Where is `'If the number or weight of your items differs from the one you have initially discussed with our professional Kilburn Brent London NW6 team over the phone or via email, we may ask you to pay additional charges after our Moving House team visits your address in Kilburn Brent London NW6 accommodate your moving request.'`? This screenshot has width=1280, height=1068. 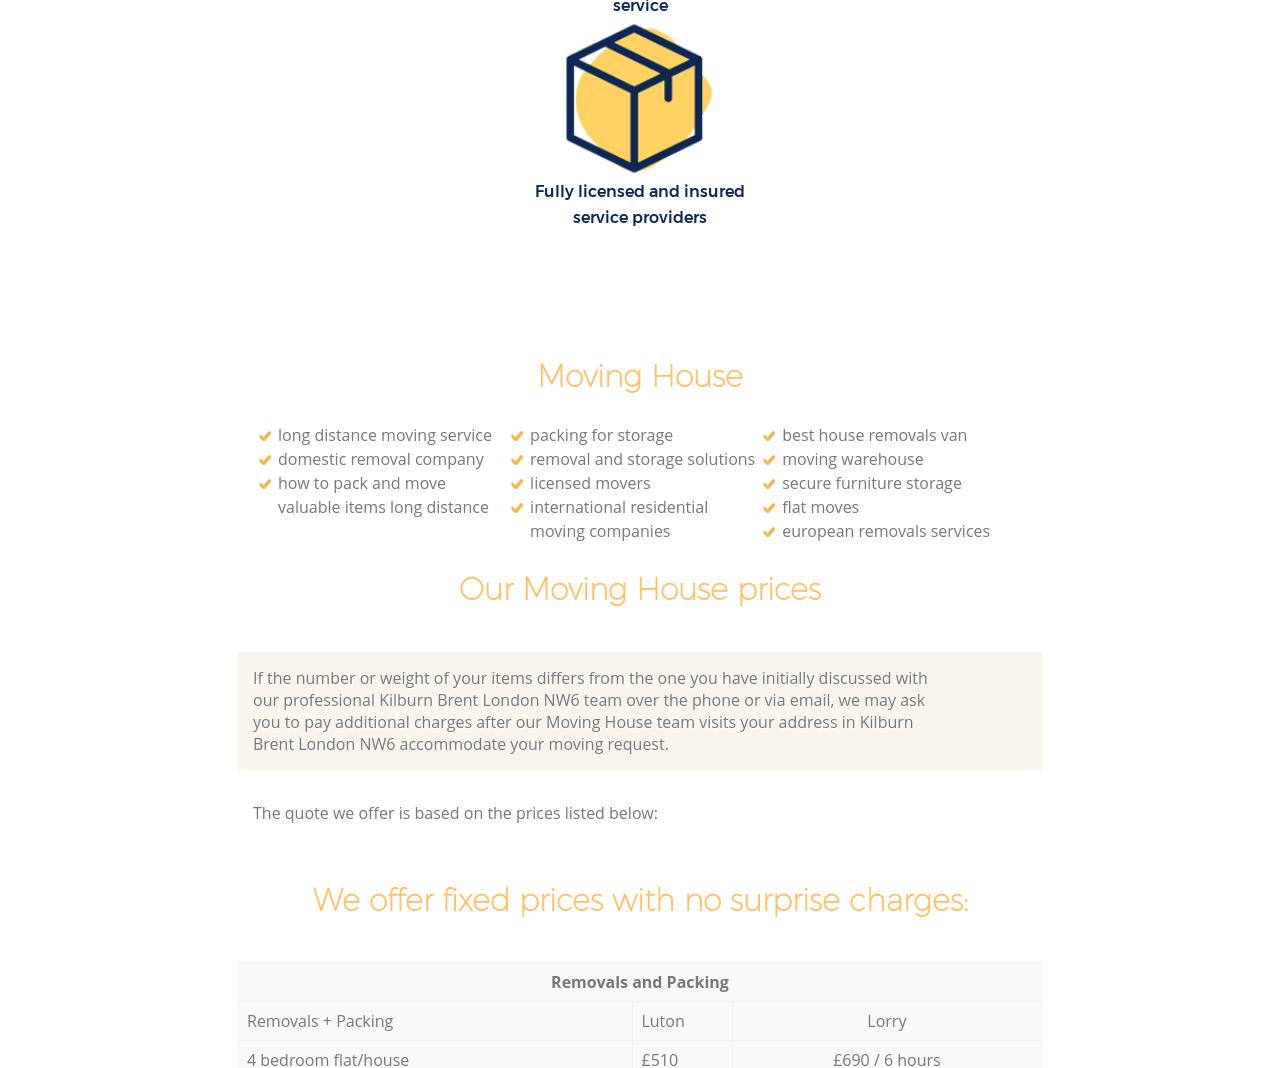
'If the number or weight of your items differs from the one you have initially discussed with our professional Kilburn Brent London NW6 team over the phone or via email, we may ask you to pay additional charges after our Moving House team visits your address in Kilburn Brent London NW6 accommodate your moving request.' is located at coordinates (588, 710).